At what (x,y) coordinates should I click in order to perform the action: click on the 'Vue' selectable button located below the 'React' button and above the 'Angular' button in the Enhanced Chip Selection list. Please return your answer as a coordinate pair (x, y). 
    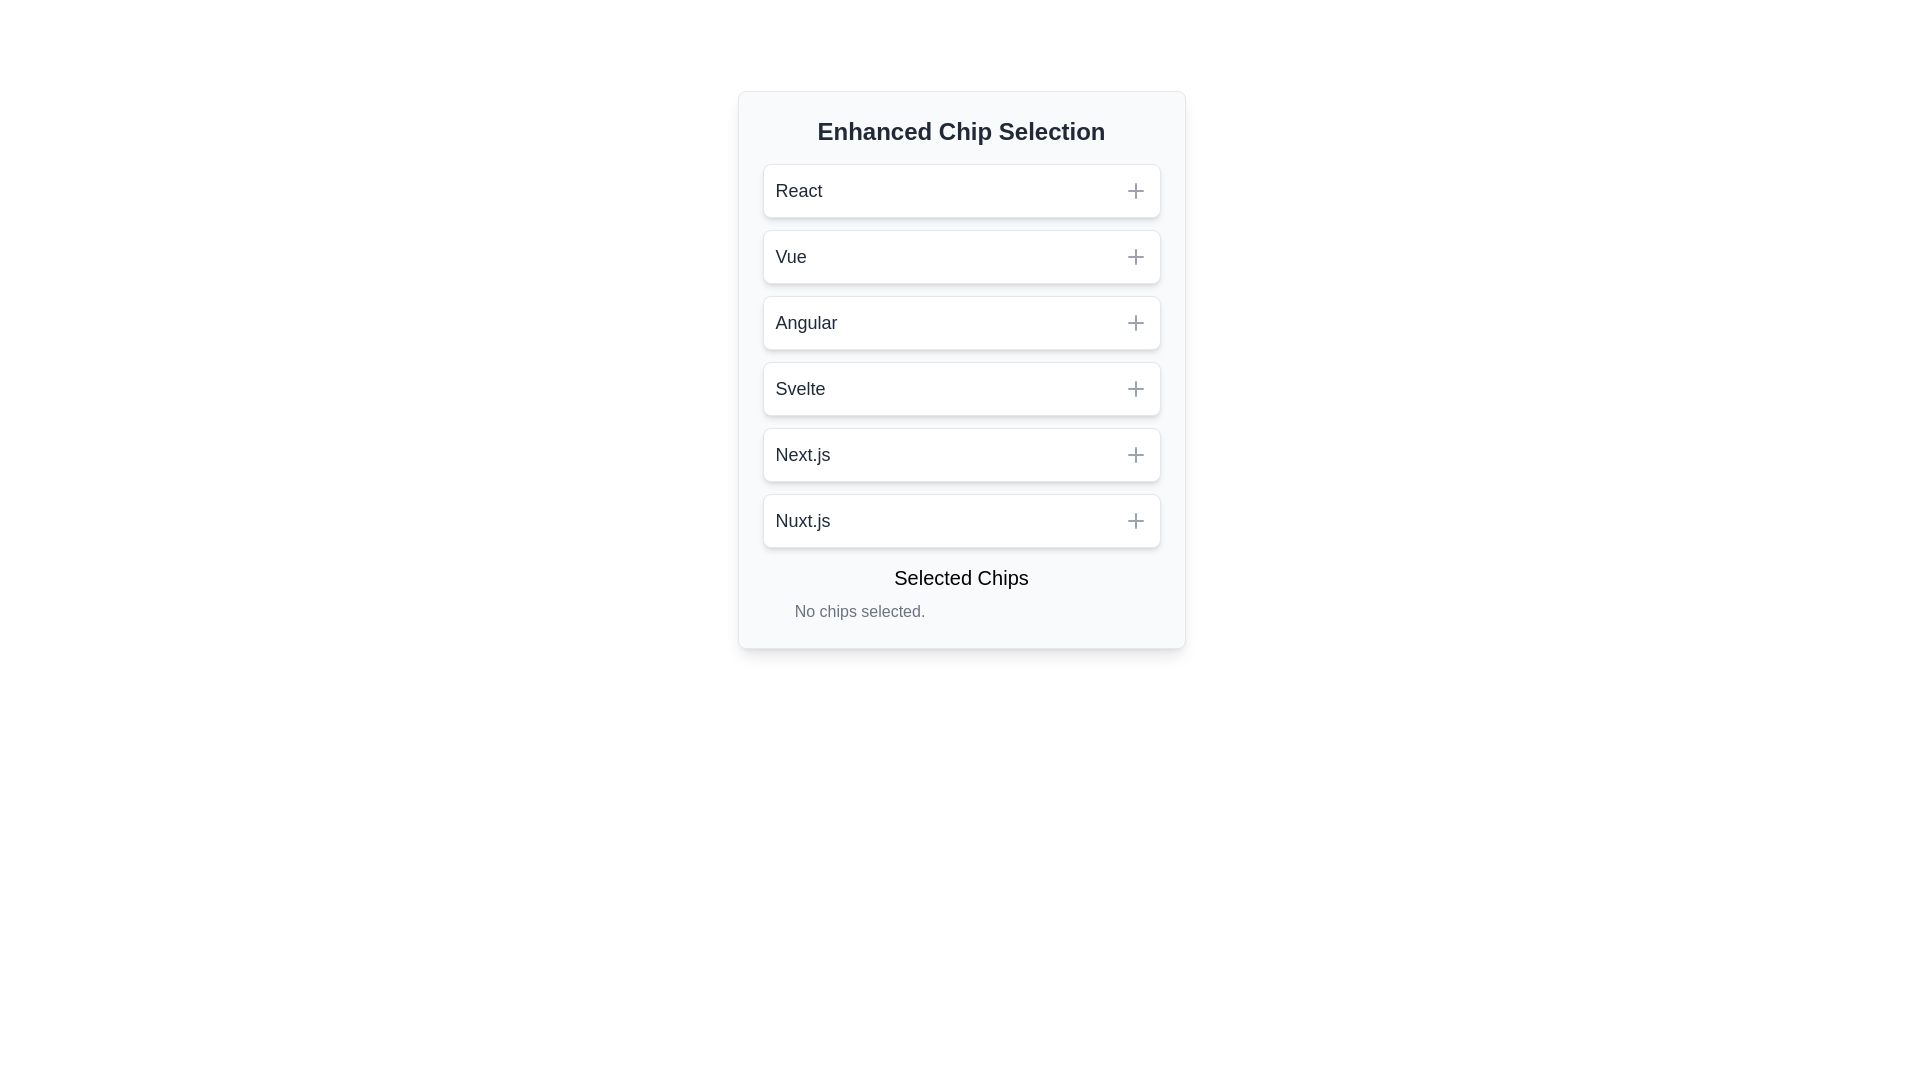
    Looking at the image, I should click on (961, 256).